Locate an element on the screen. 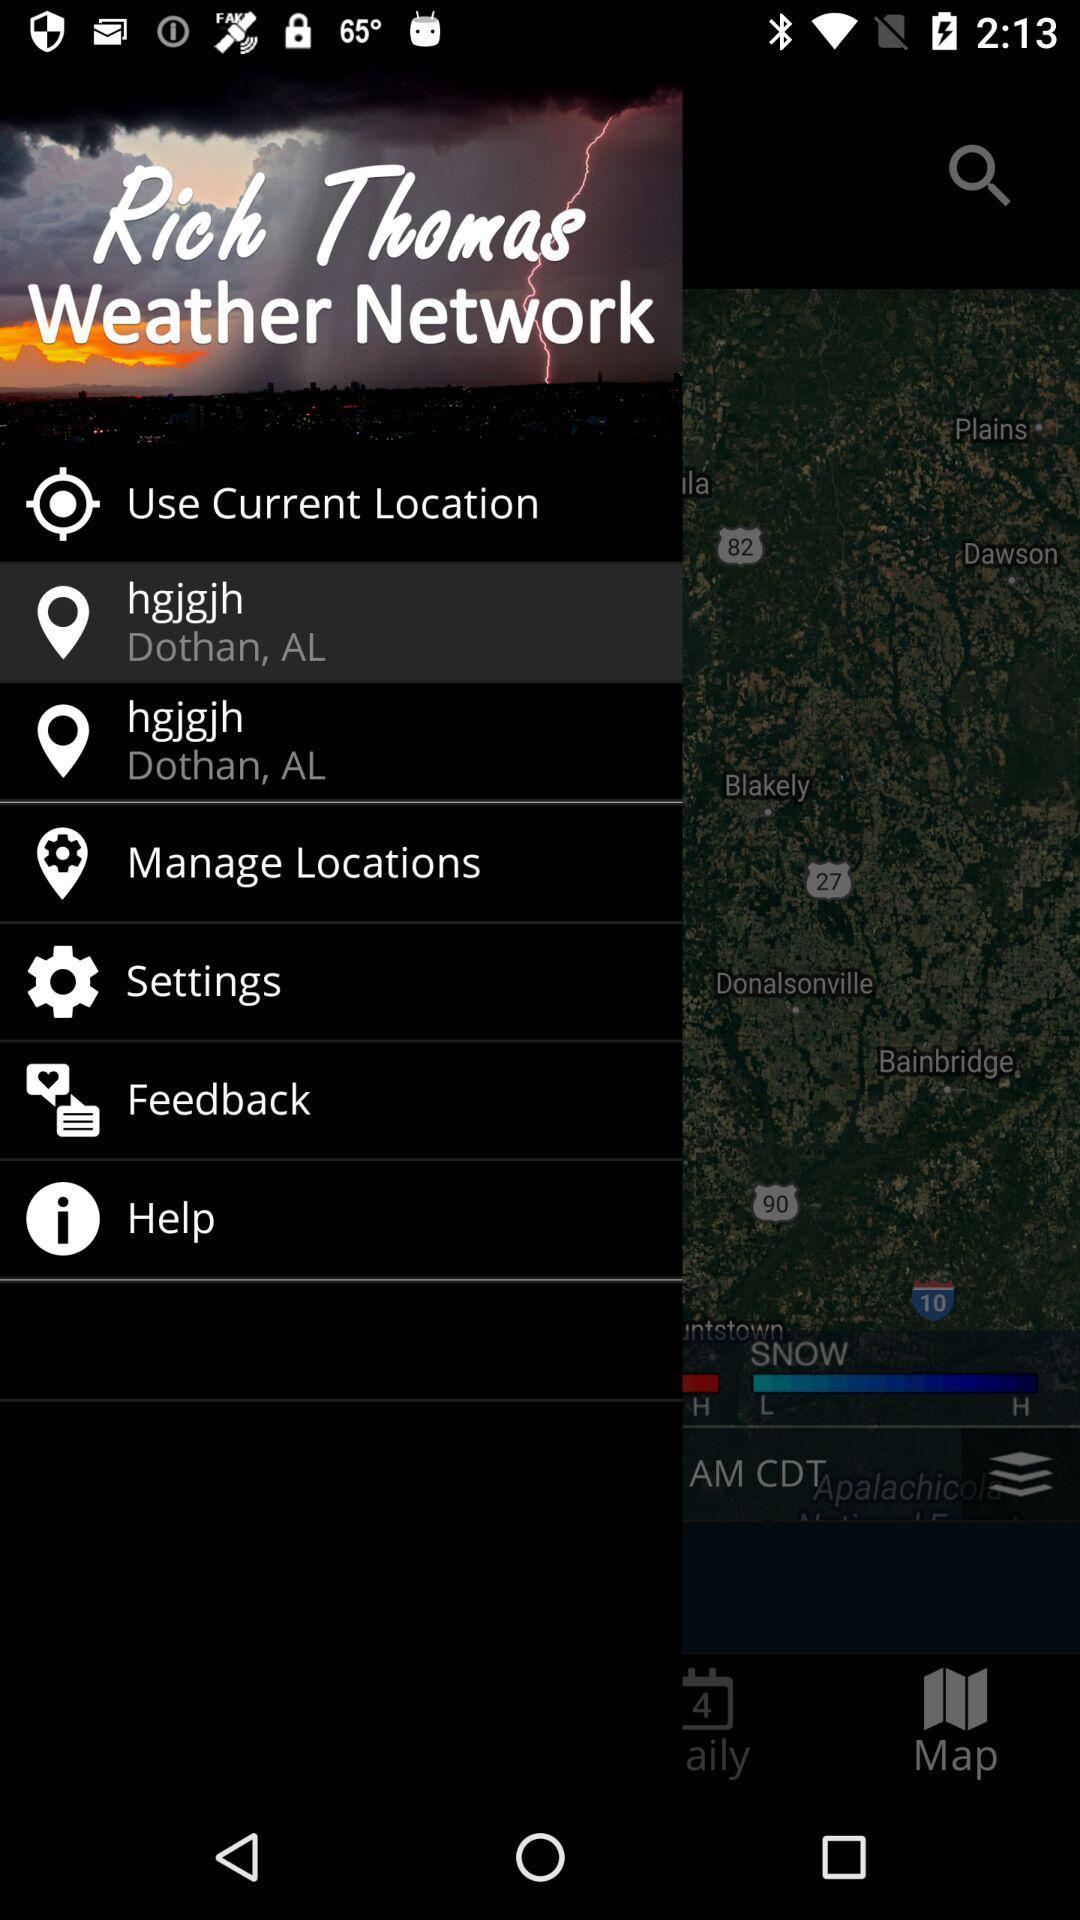 Image resolution: width=1080 pixels, height=1920 pixels. the icon just below the 213 at the top right corner is located at coordinates (979, 175).